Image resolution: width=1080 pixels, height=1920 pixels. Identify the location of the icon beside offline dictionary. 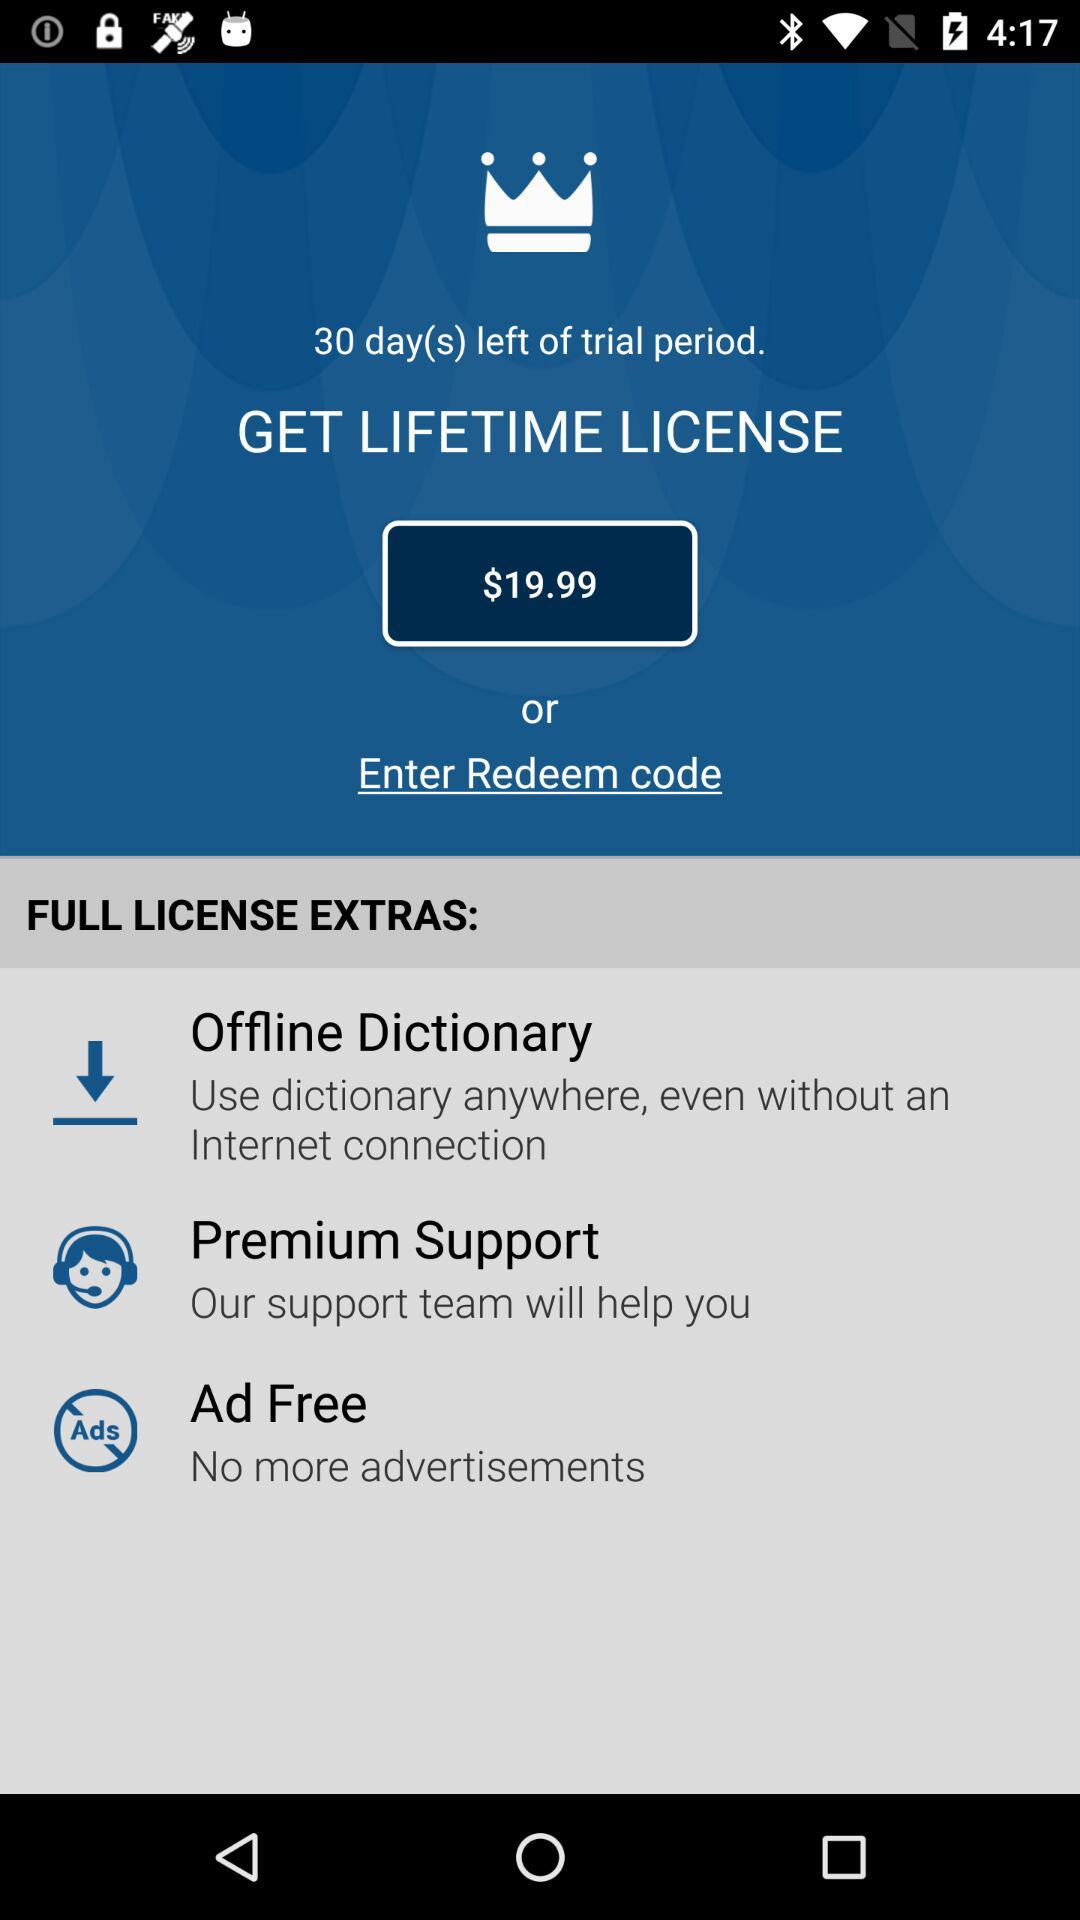
(95, 1082).